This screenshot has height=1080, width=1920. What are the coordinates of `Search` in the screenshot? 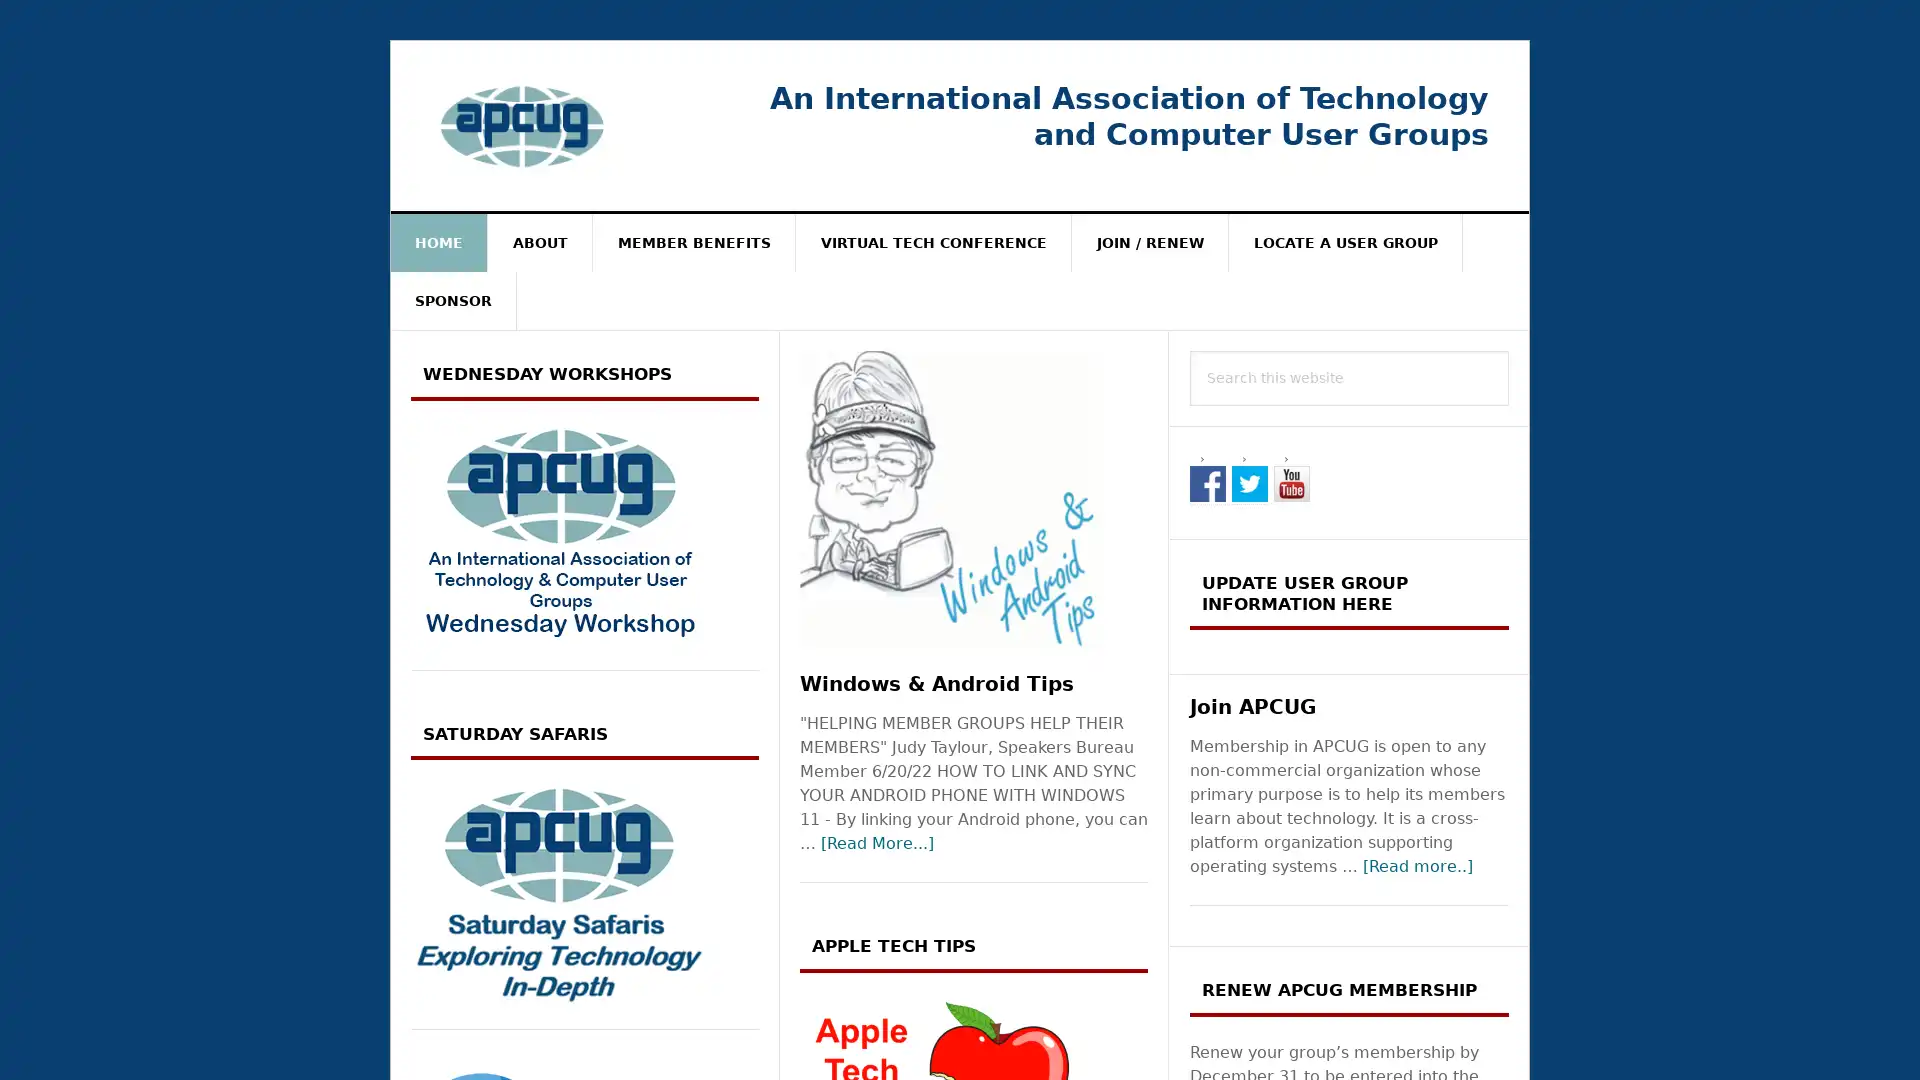 It's located at (1509, 349).